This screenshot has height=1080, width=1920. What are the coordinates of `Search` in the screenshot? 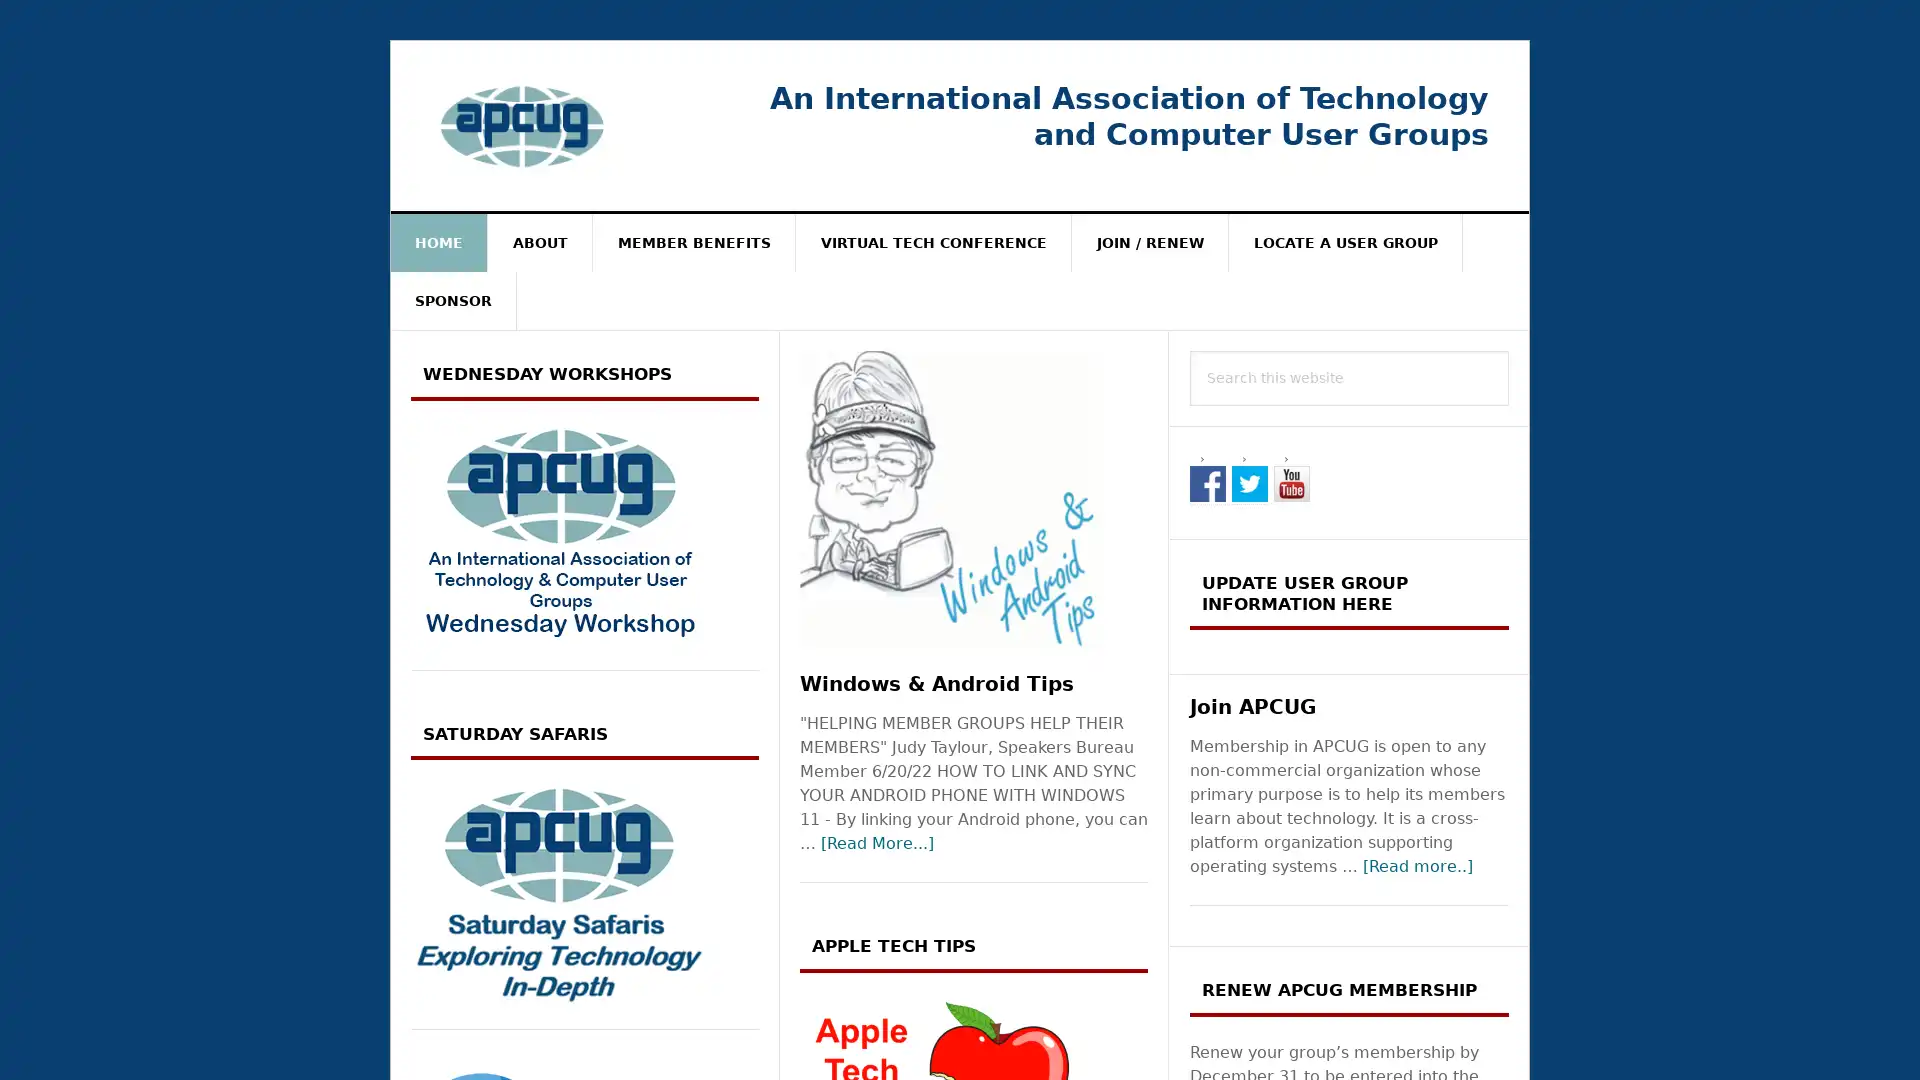 It's located at (1509, 349).